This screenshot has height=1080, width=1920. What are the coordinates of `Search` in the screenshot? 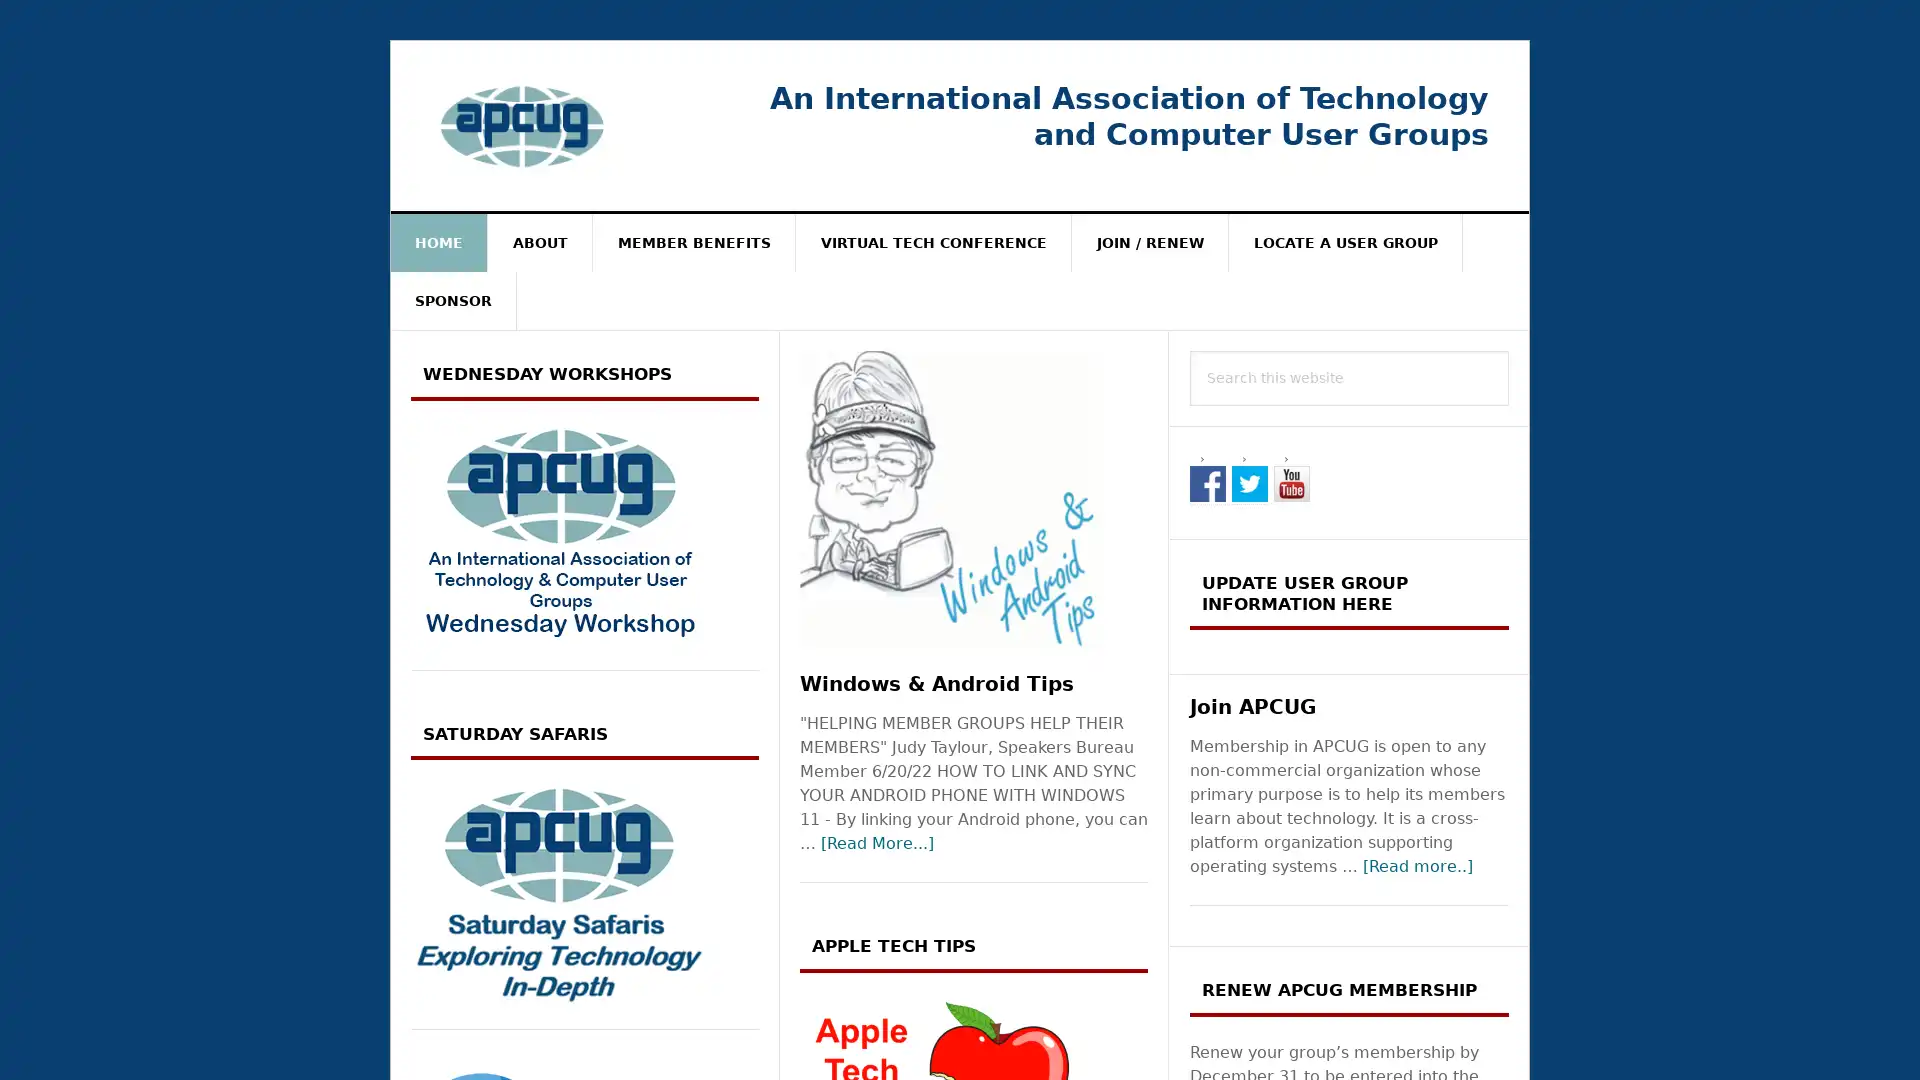 It's located at (1509, 349).